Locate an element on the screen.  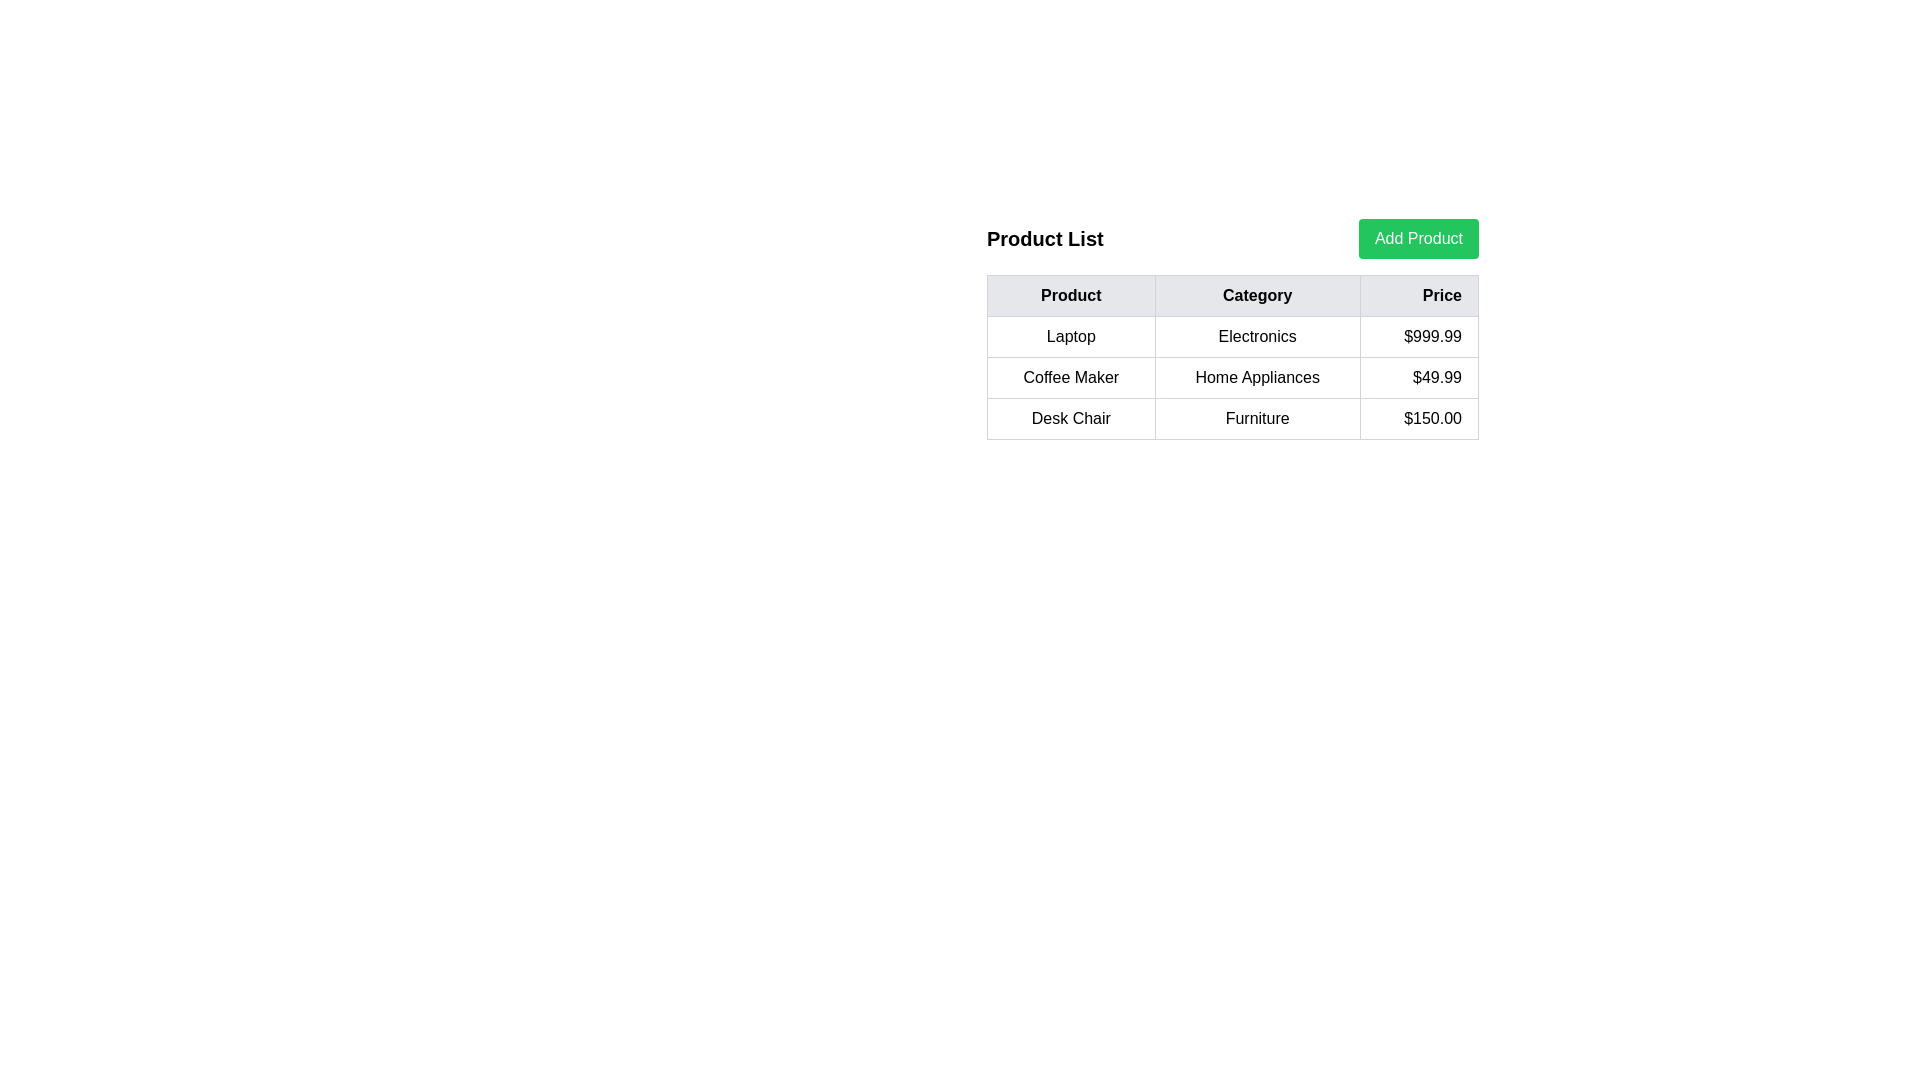
the 'Electronics' label in the second column of the data table, which identifies the product category for 'Laptop' is located at coordinates (1256, 335).